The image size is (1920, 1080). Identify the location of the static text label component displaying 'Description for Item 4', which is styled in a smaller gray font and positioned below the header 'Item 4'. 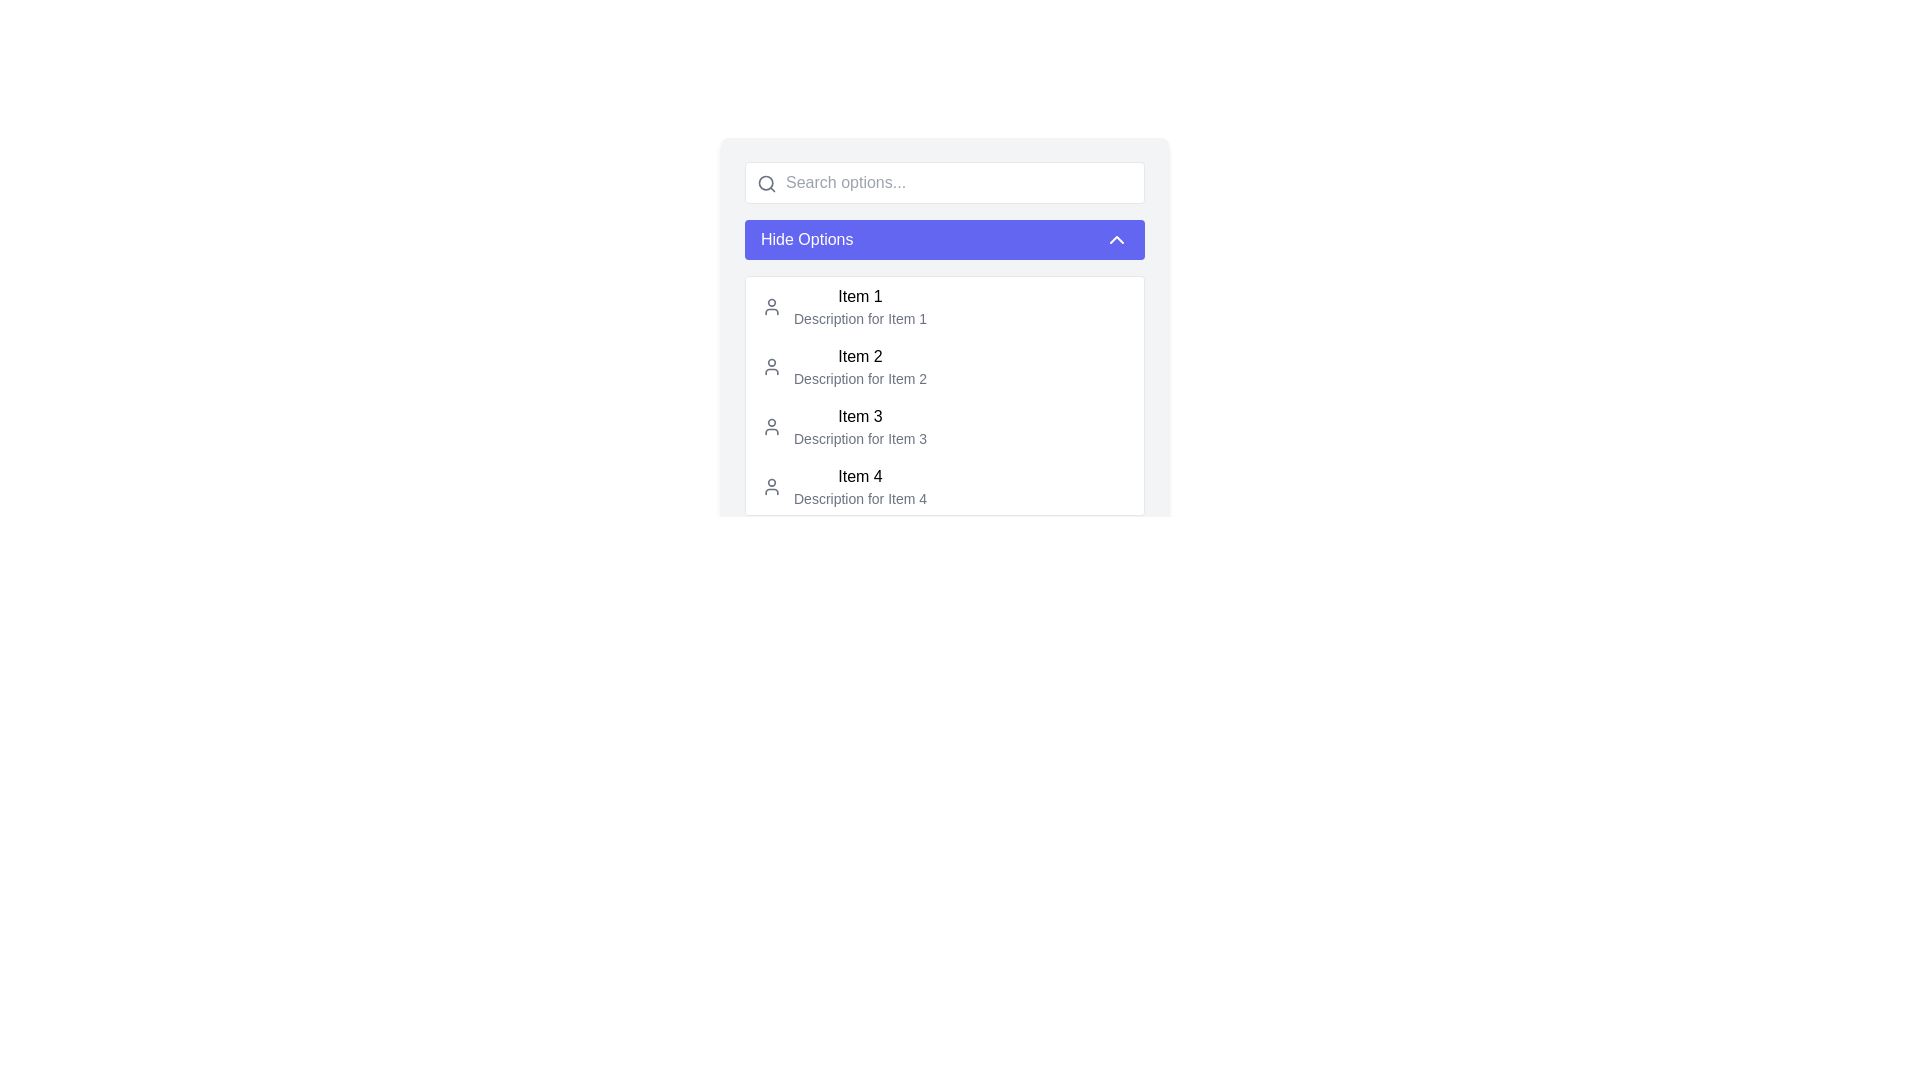
(860, 497).